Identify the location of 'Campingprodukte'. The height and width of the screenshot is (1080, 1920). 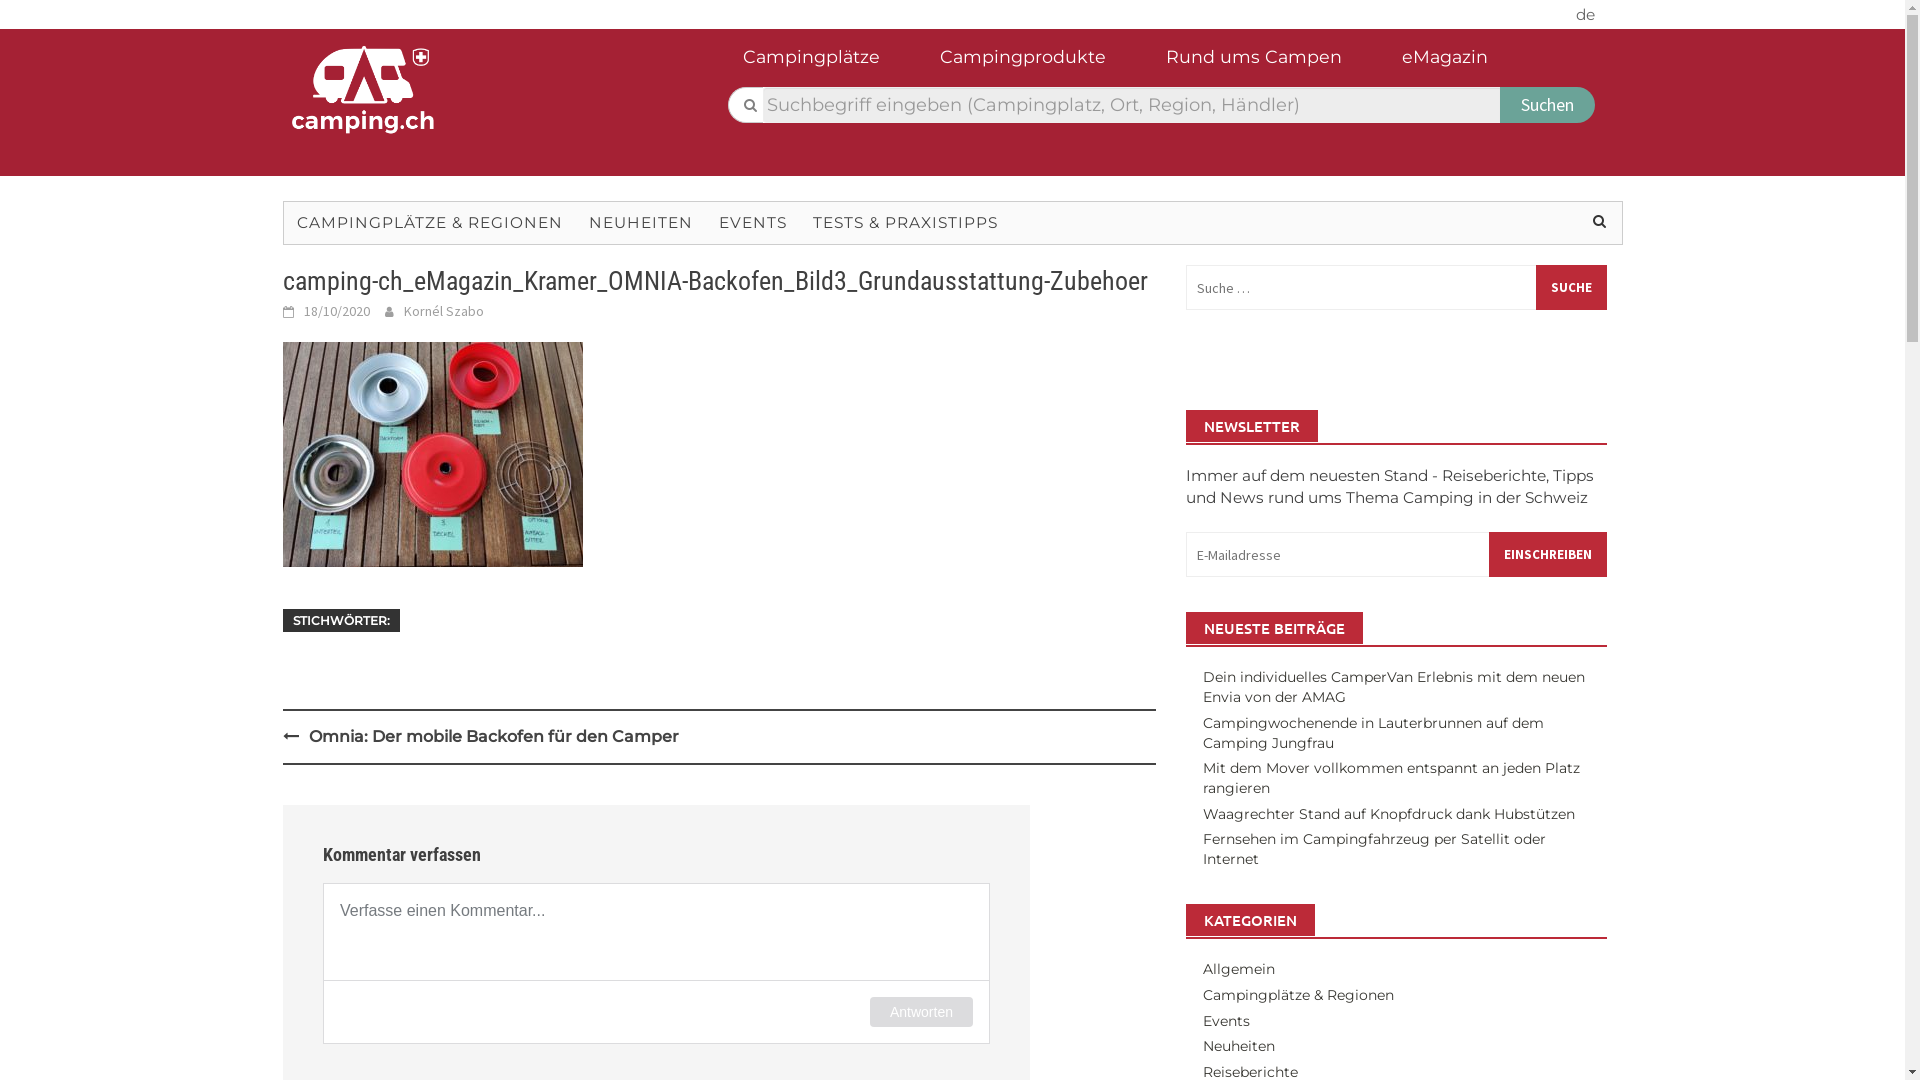
(1041, 62).